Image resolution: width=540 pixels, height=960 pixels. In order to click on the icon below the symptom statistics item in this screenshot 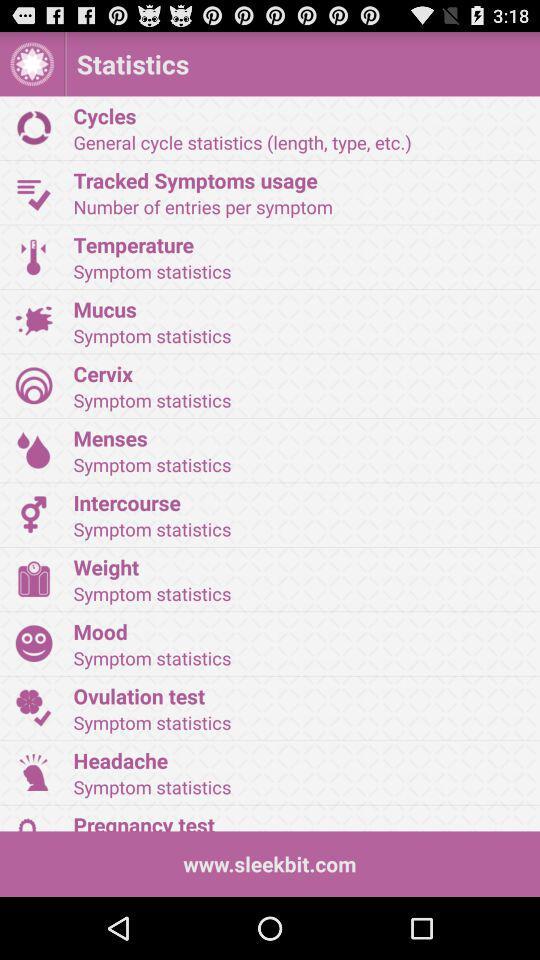, I will do `click(299, 437)`.